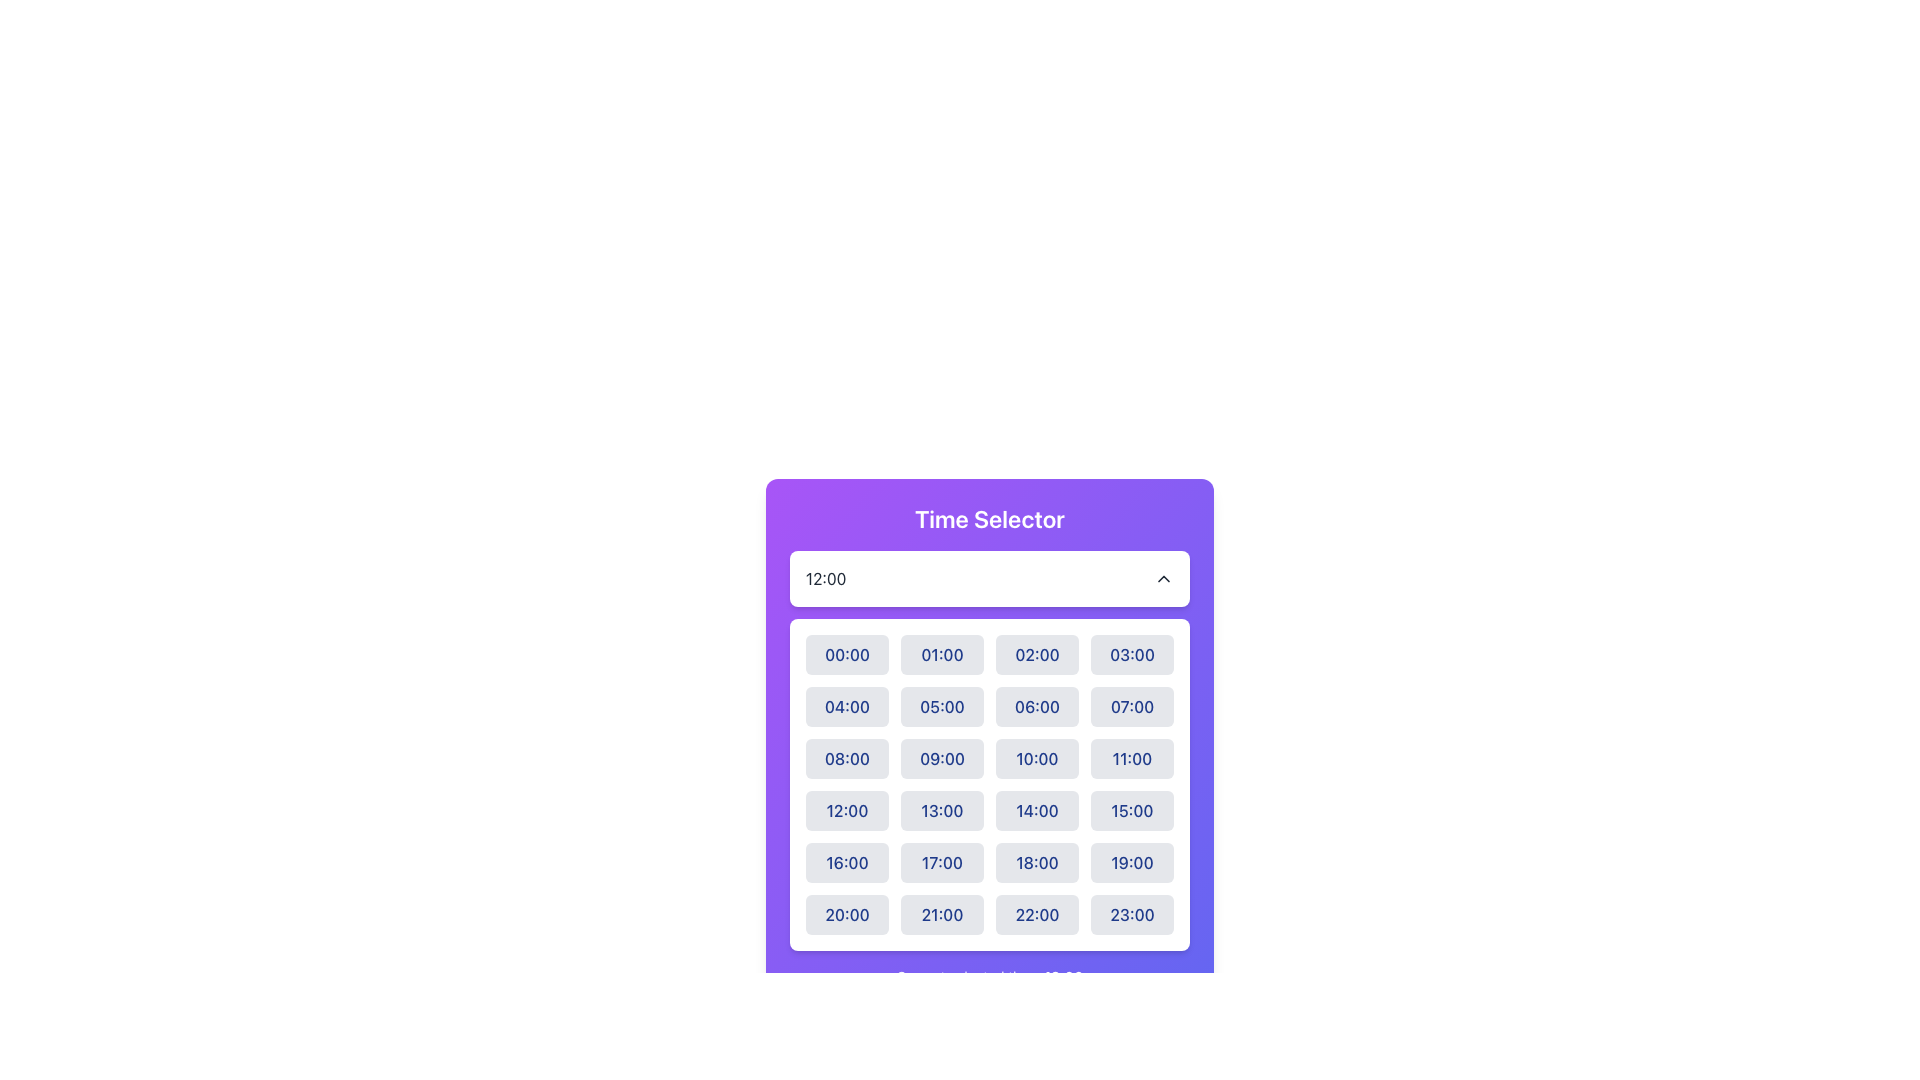 Image resolution: width=1920 pixels, height=1080 pixels. Describe the element at coordinates (941, 759) in the screenshot. I see `the button displaying '09:00' with a blue font on a light gray background` at that location.